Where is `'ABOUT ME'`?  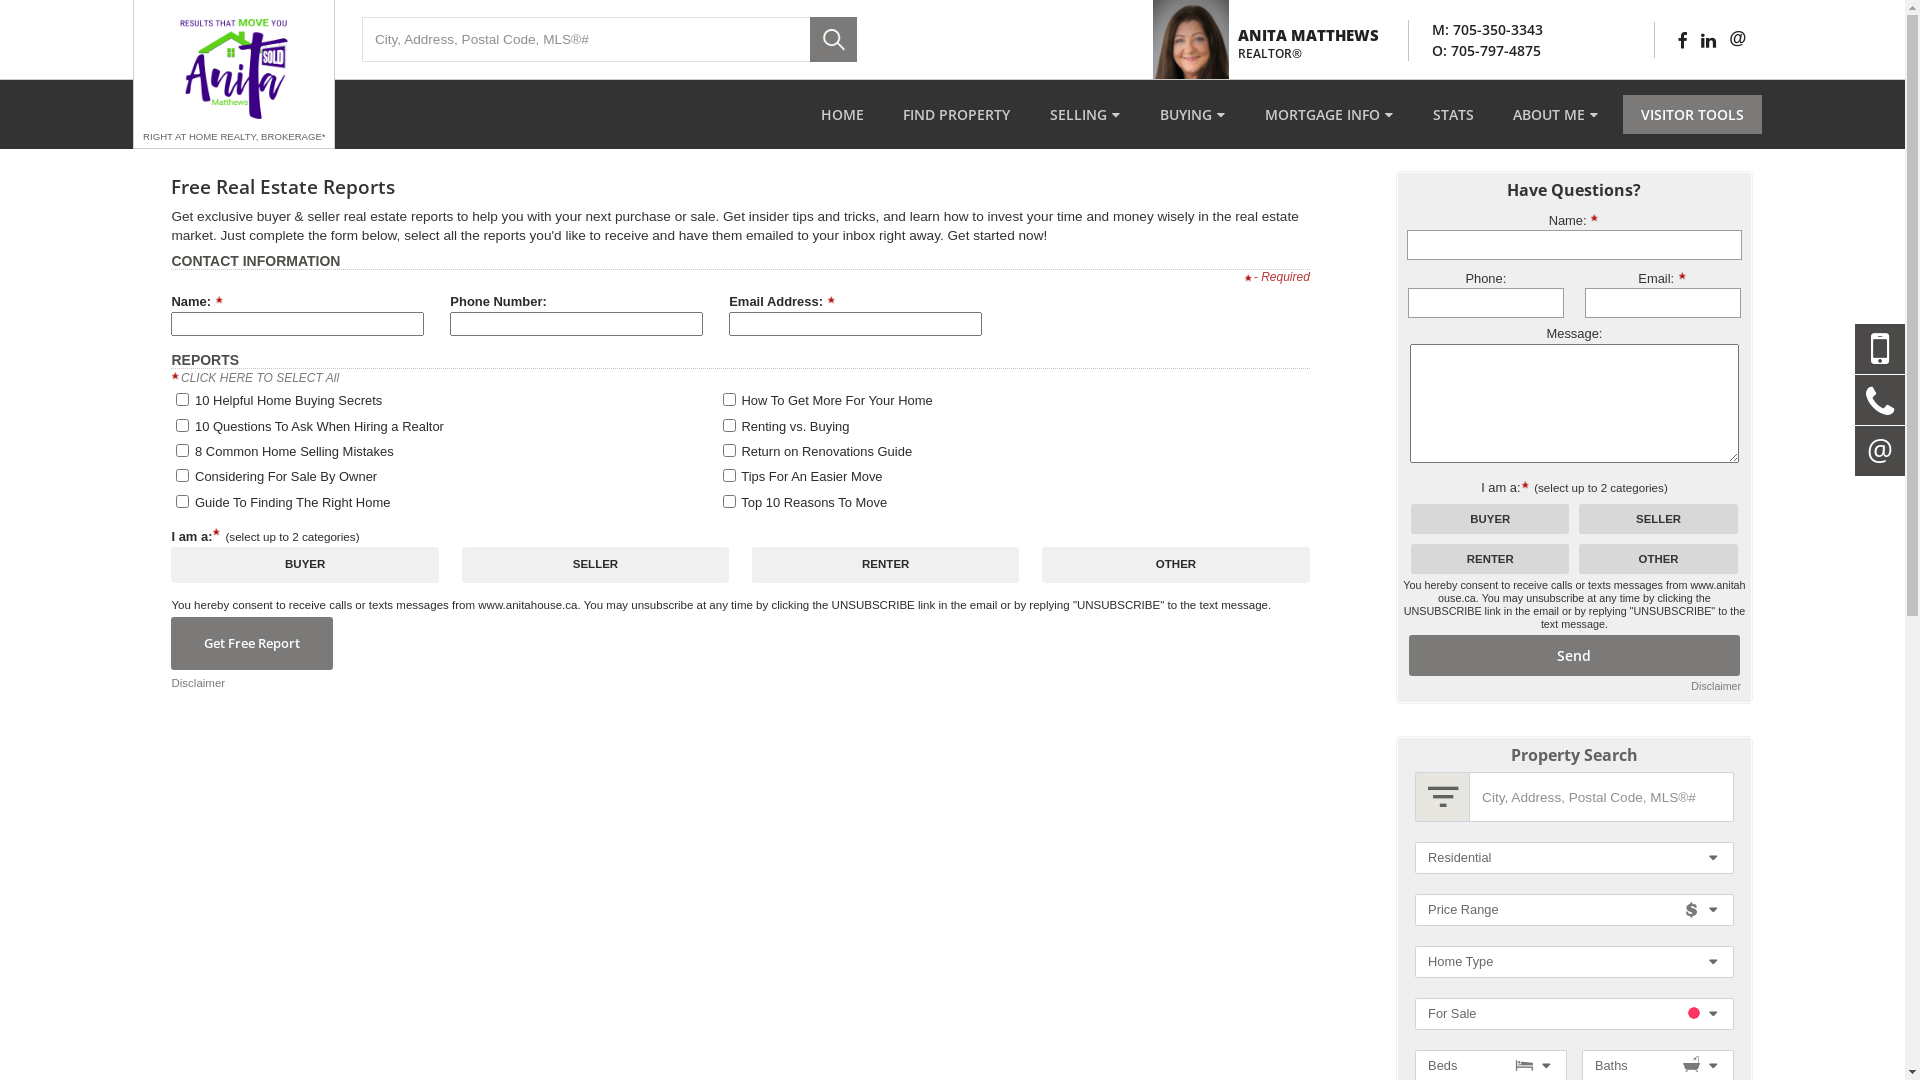 'ABOUT ME' is located at coordinates (1554, 114).